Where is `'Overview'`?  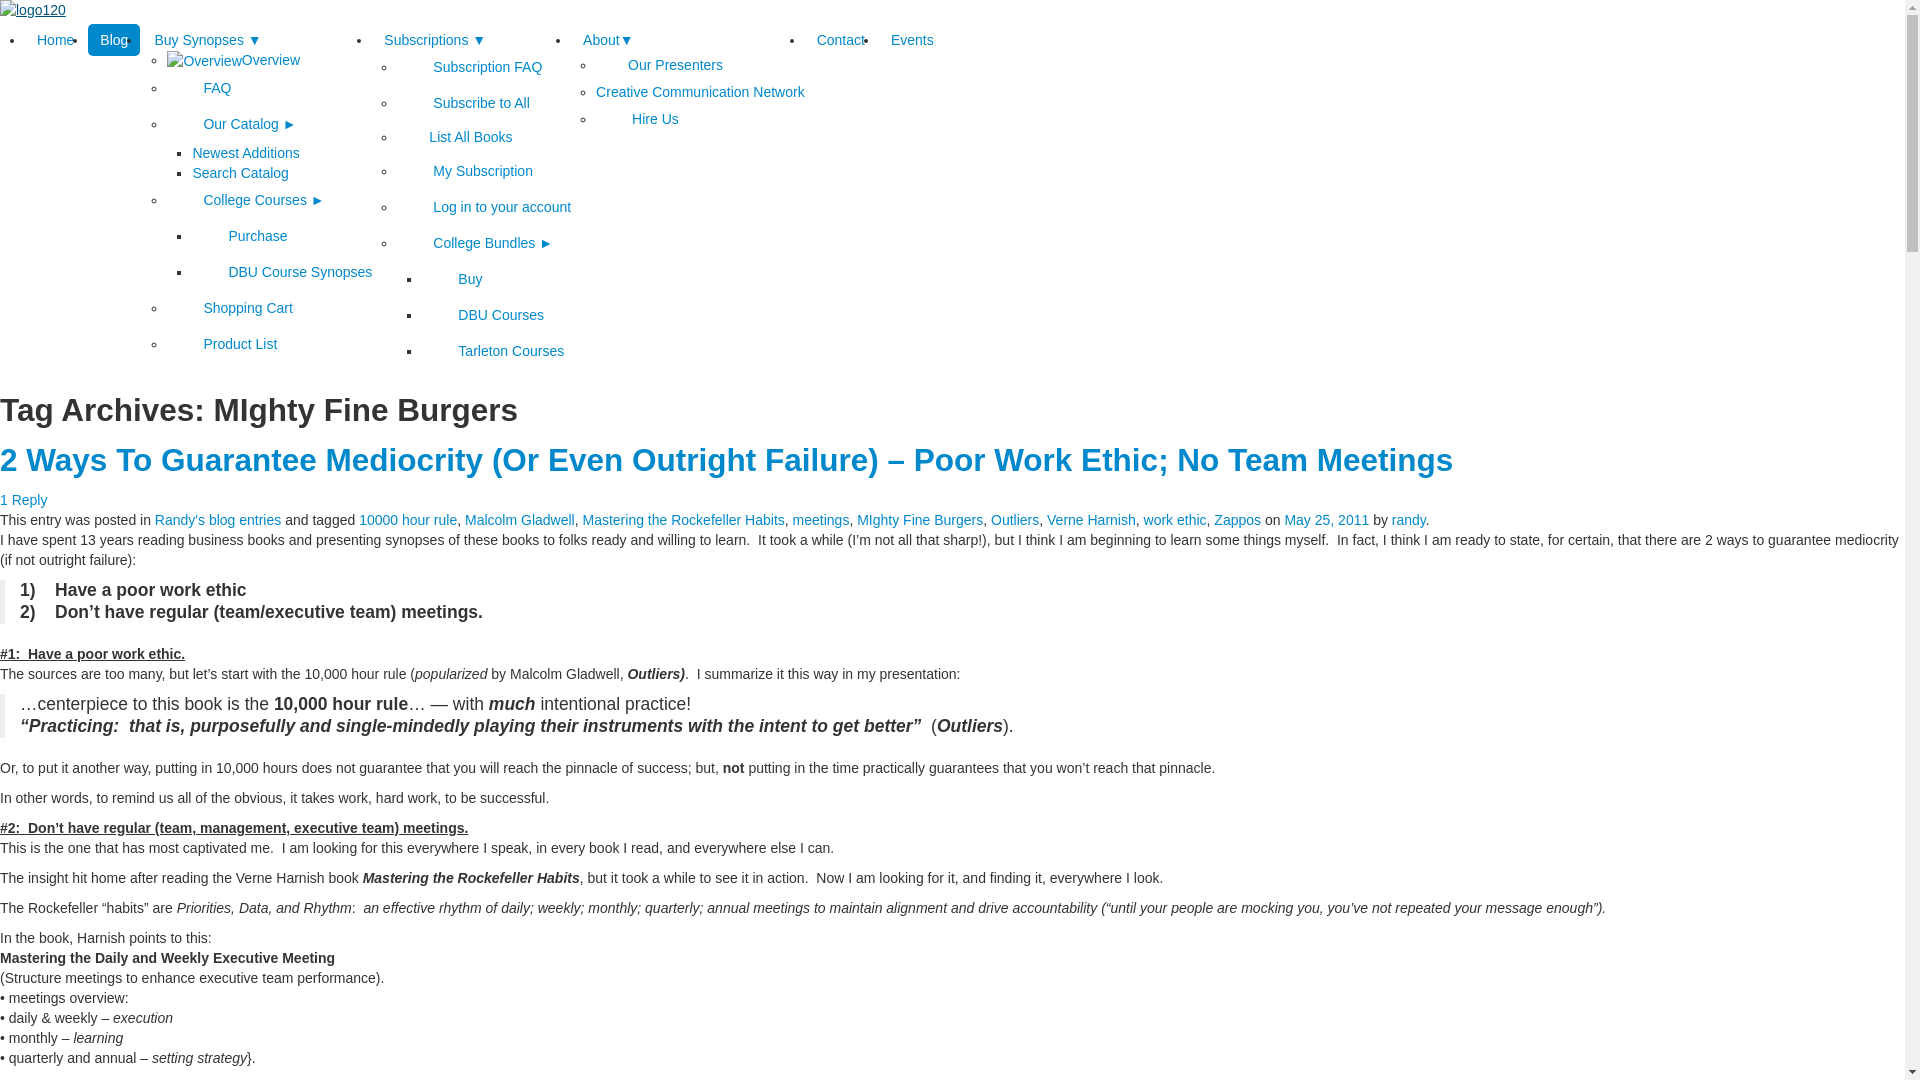
'Overview' is located at coordinates (167, 59).